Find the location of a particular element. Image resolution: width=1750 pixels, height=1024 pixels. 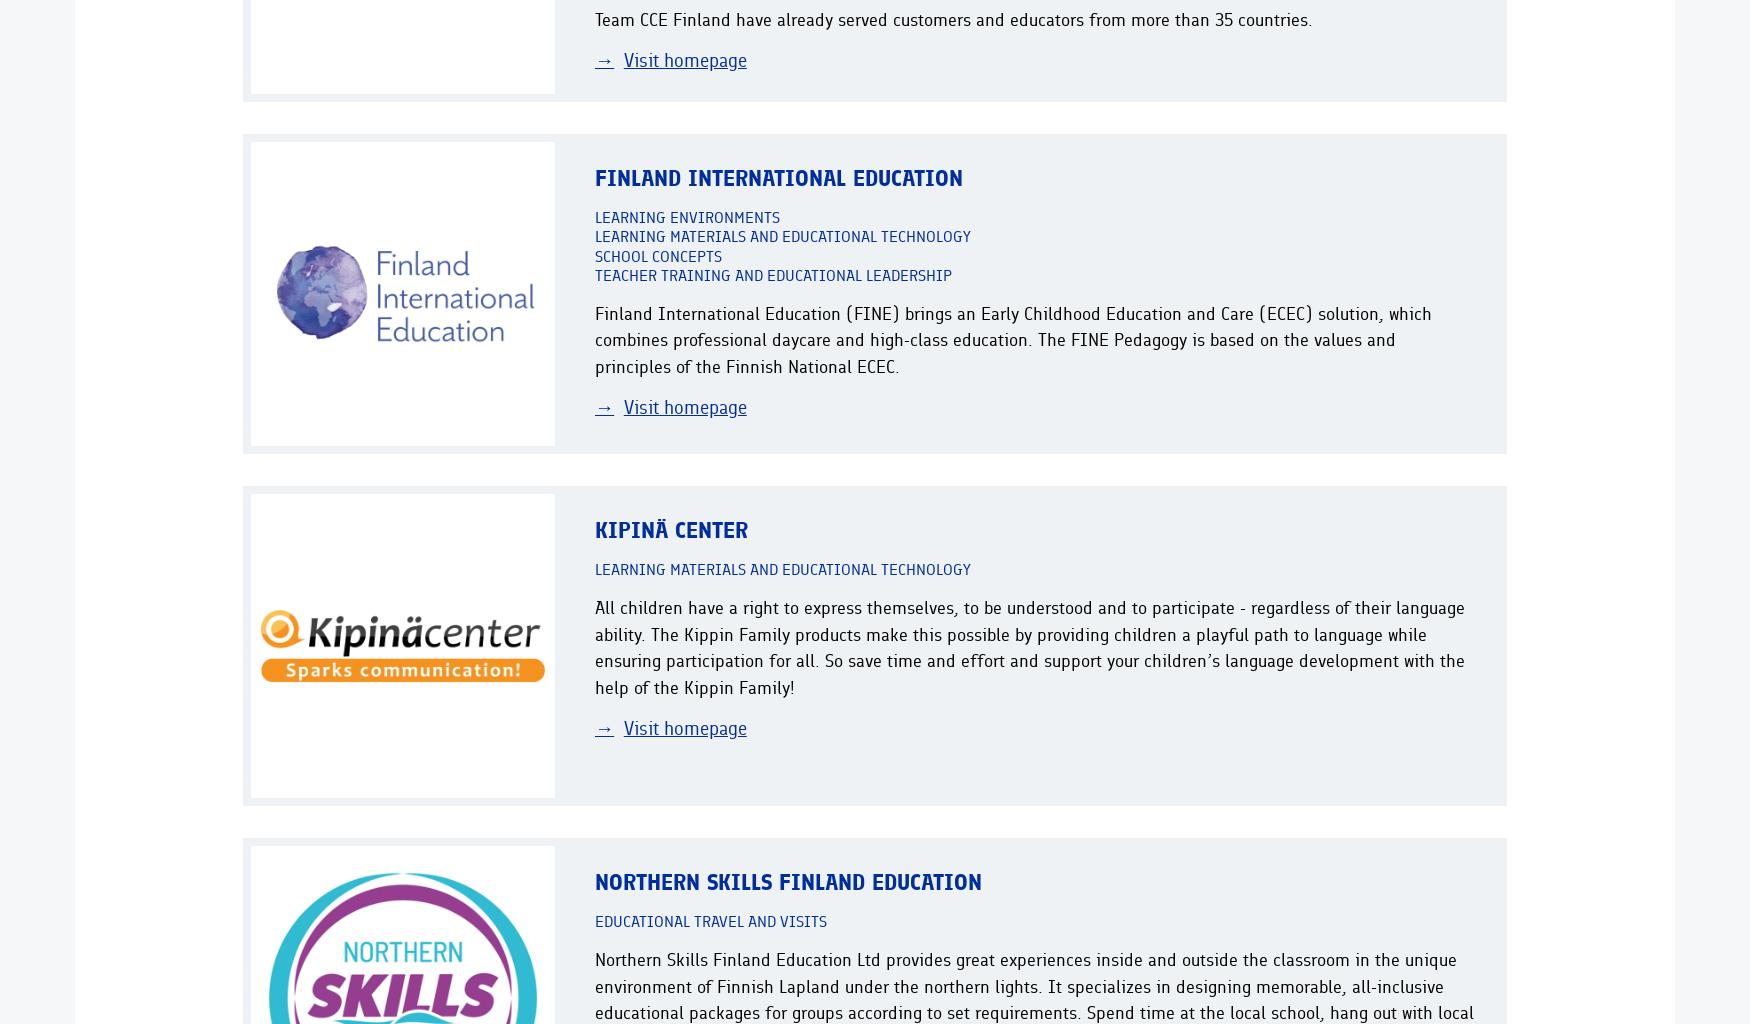

'School concepts' is located at coordinates (657, 254).